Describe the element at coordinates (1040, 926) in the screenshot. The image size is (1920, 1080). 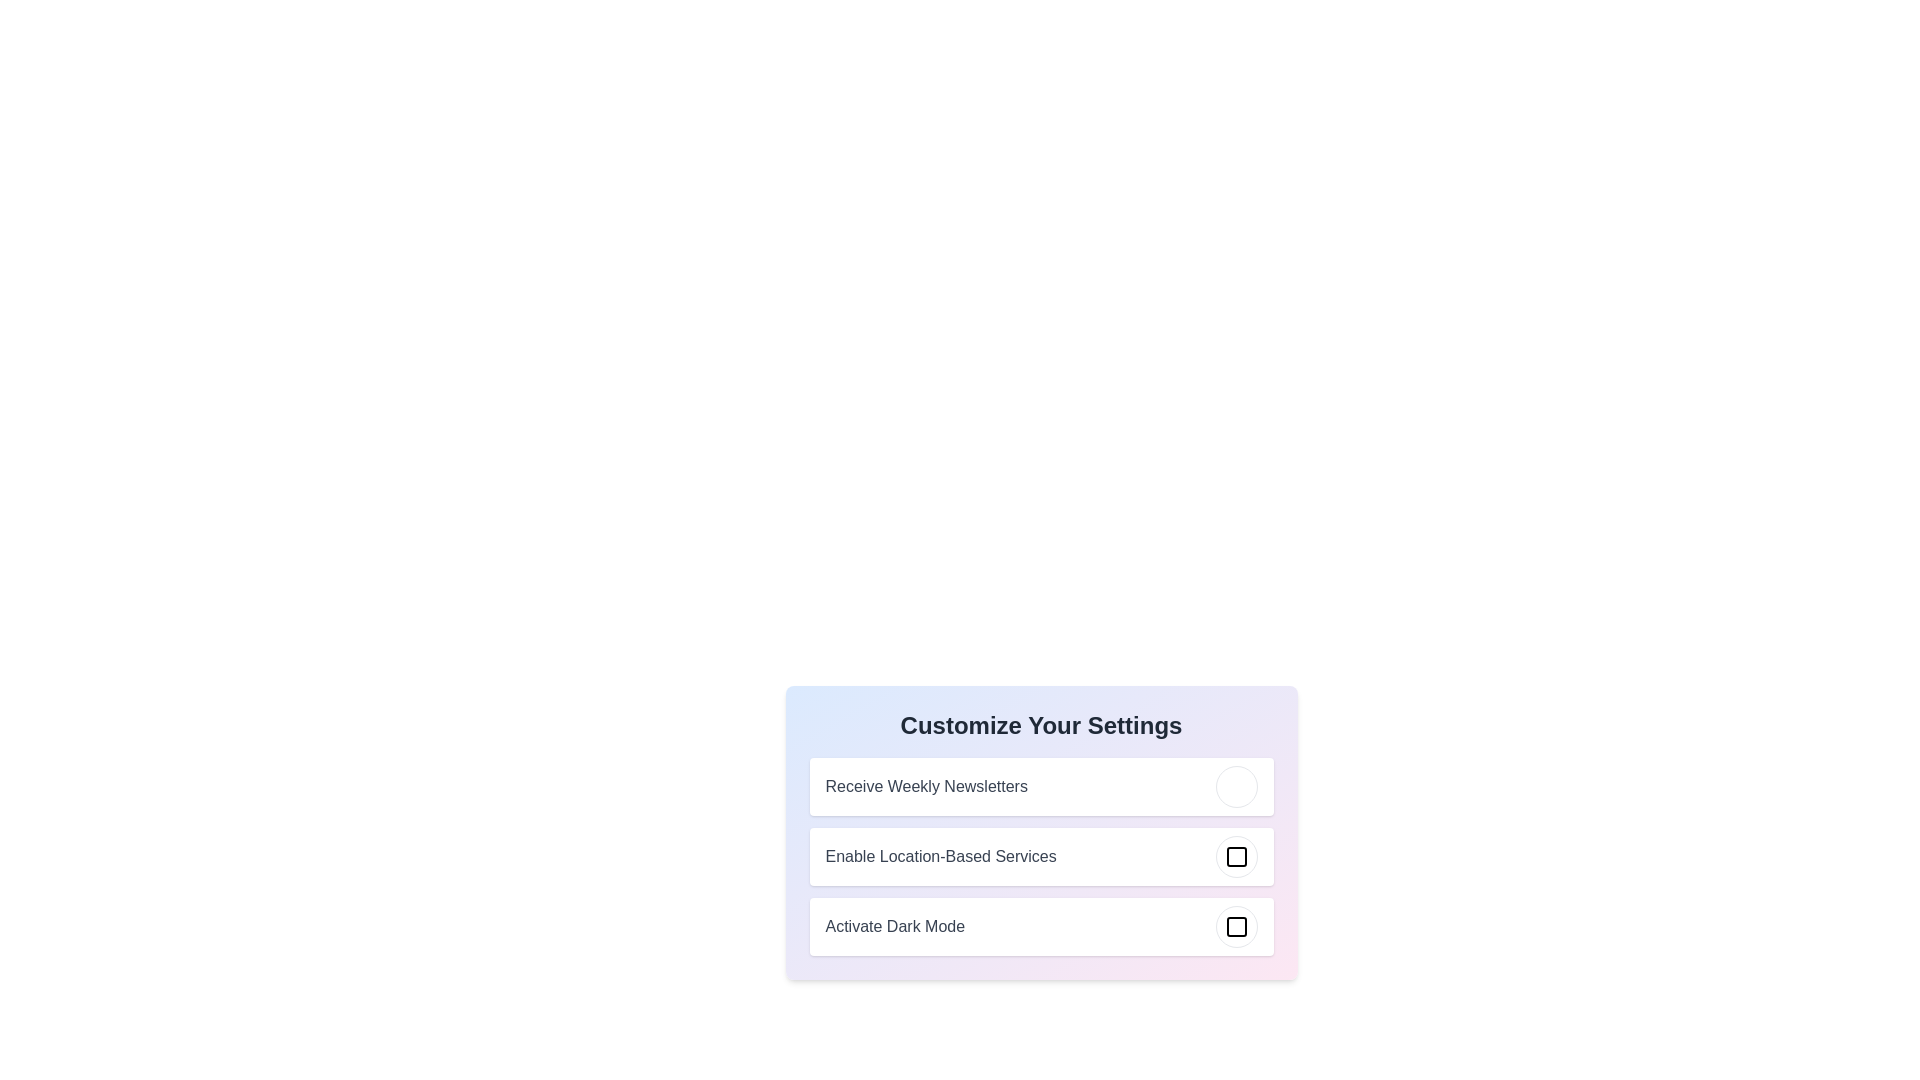
I see `the square toggle in the 'Activate Dark Mode' control` at that location.